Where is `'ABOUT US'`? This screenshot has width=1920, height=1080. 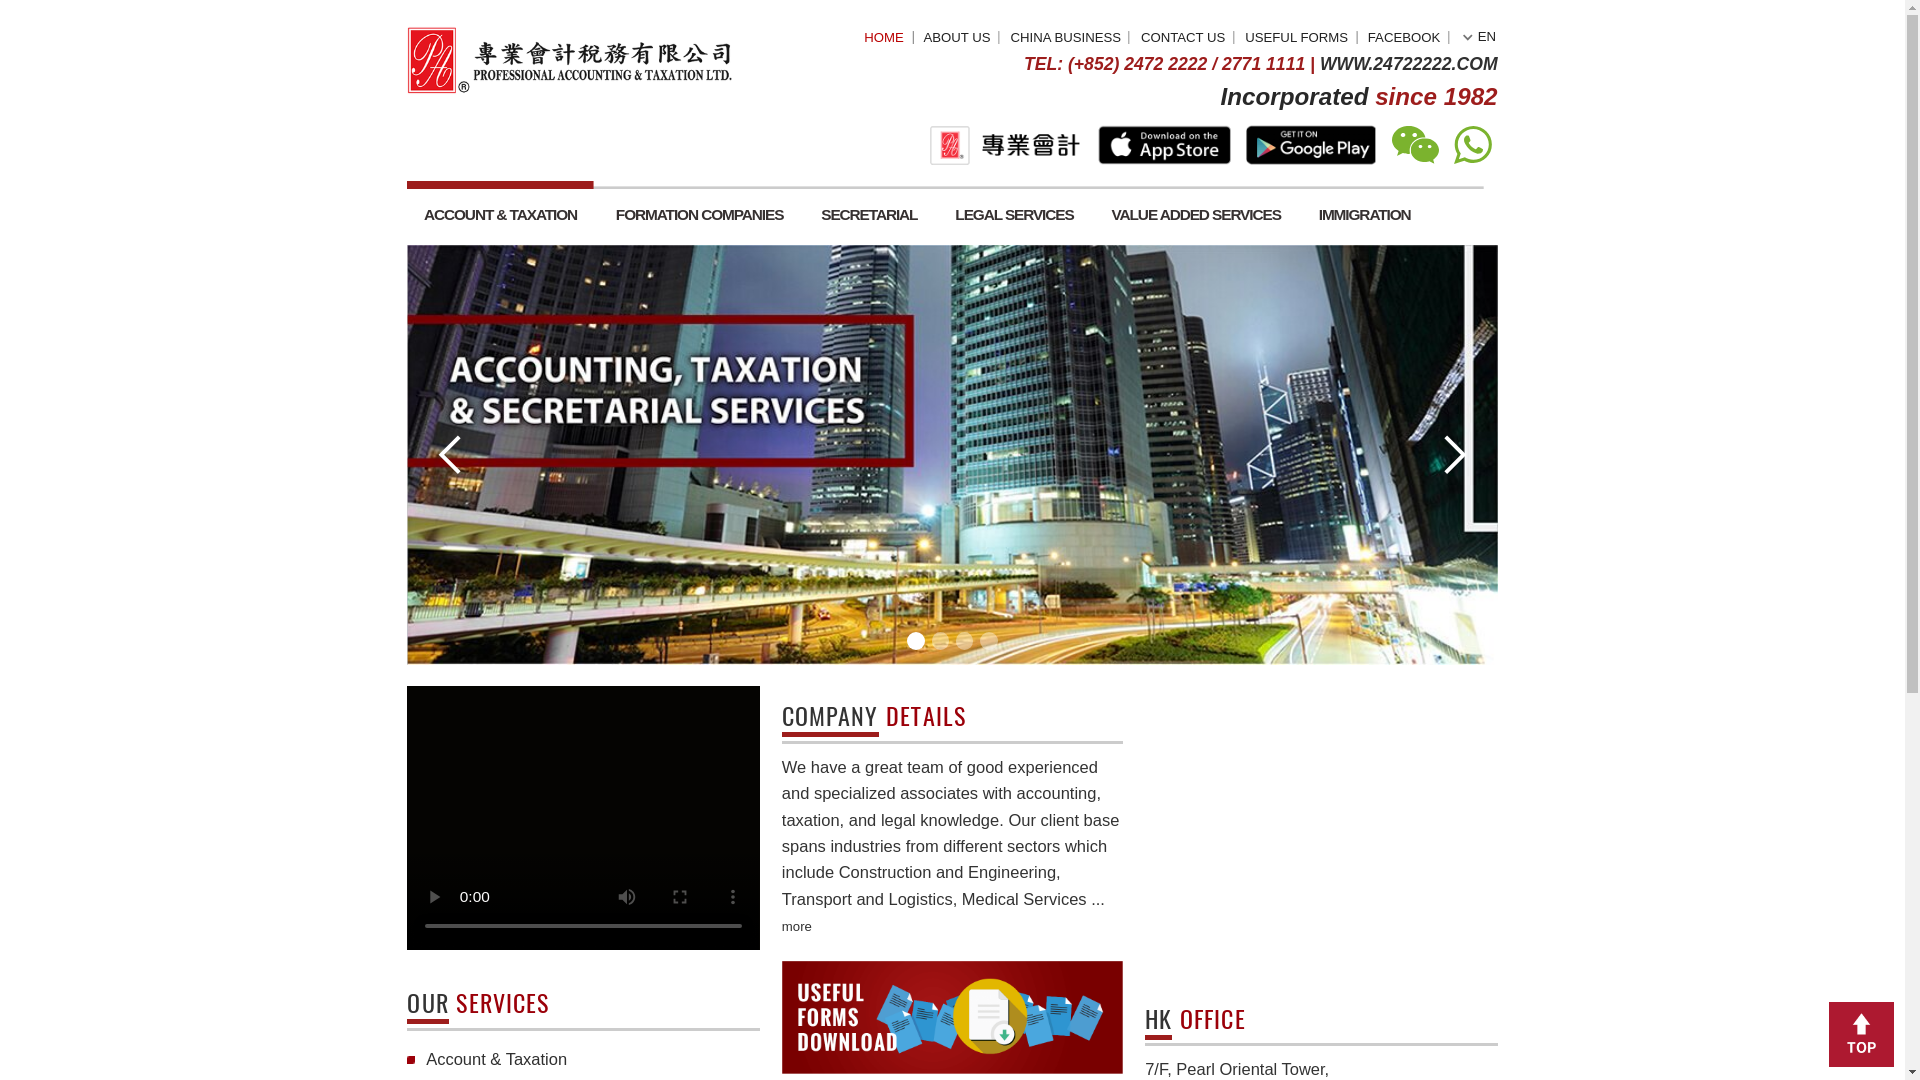
'ABOUT US' is located at coordinates (870, 23).